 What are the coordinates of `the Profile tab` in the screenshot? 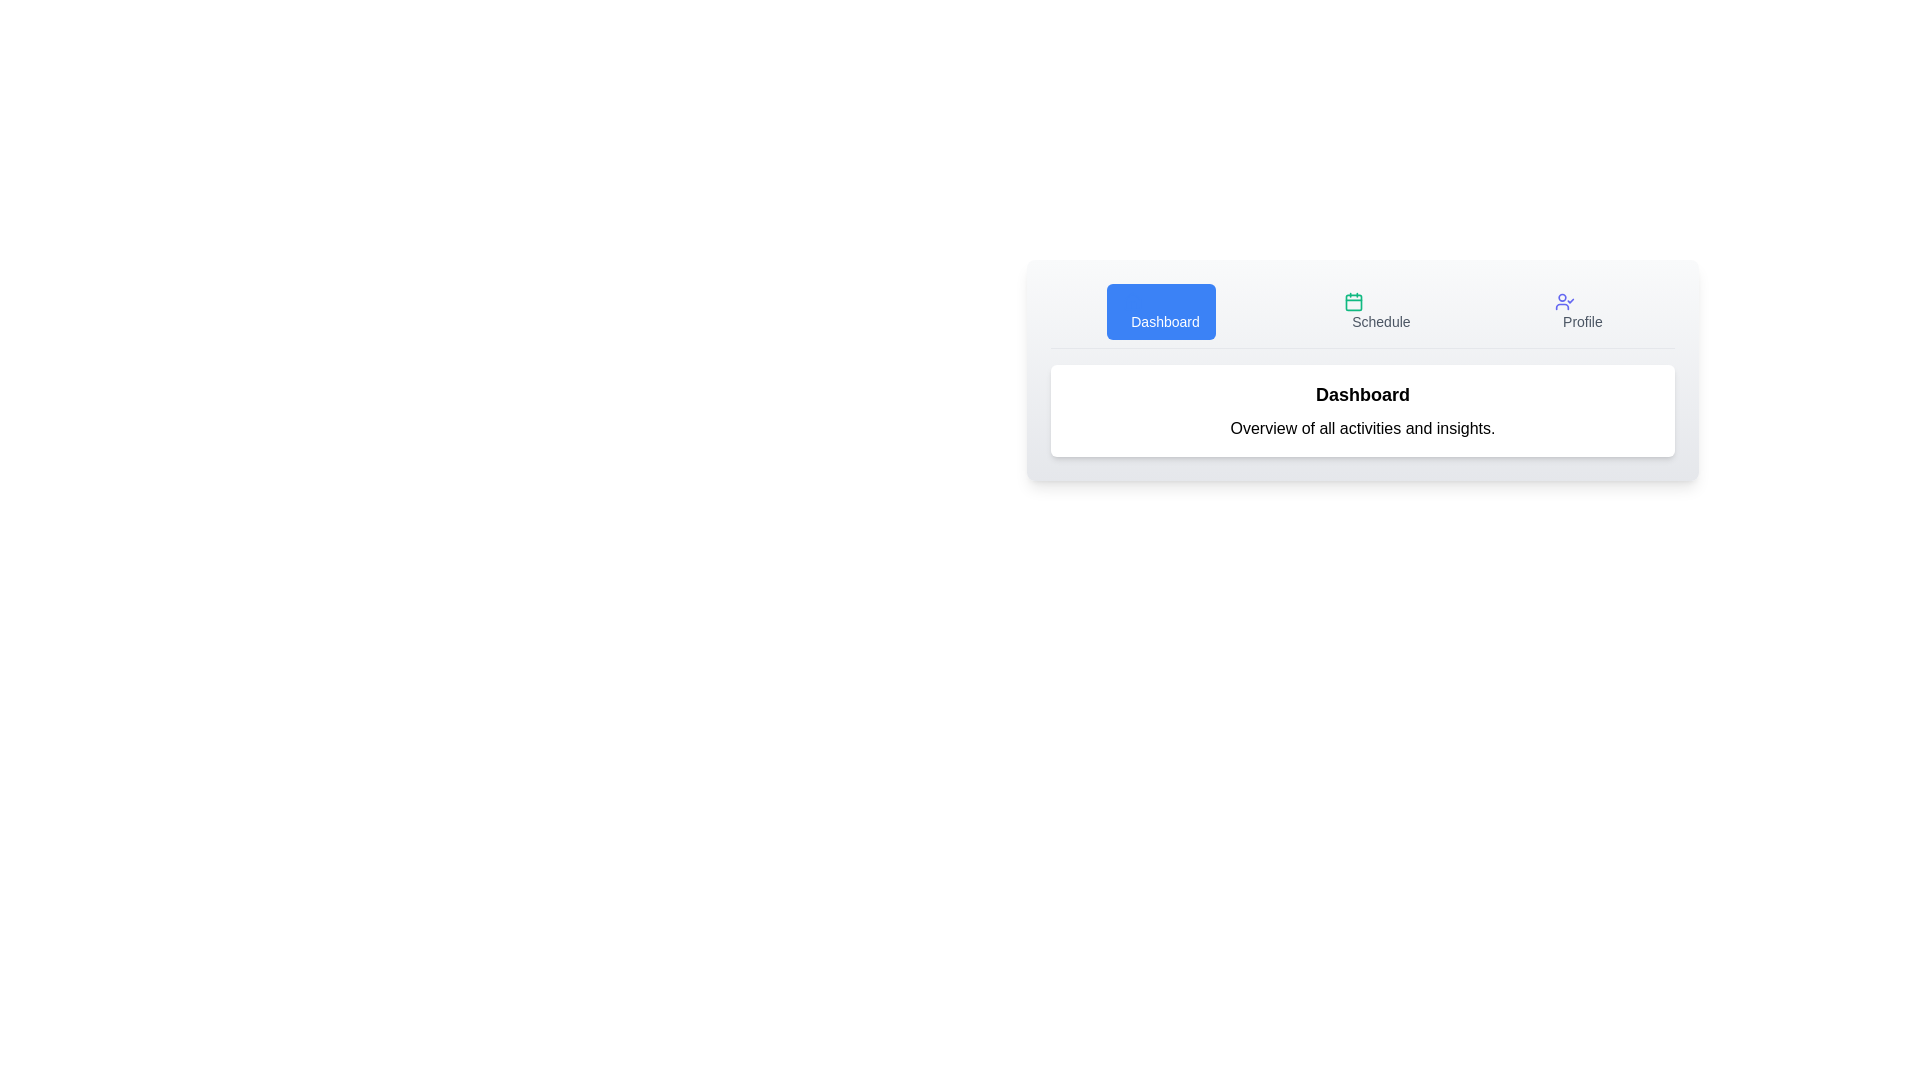 It's located at (1578, 312).